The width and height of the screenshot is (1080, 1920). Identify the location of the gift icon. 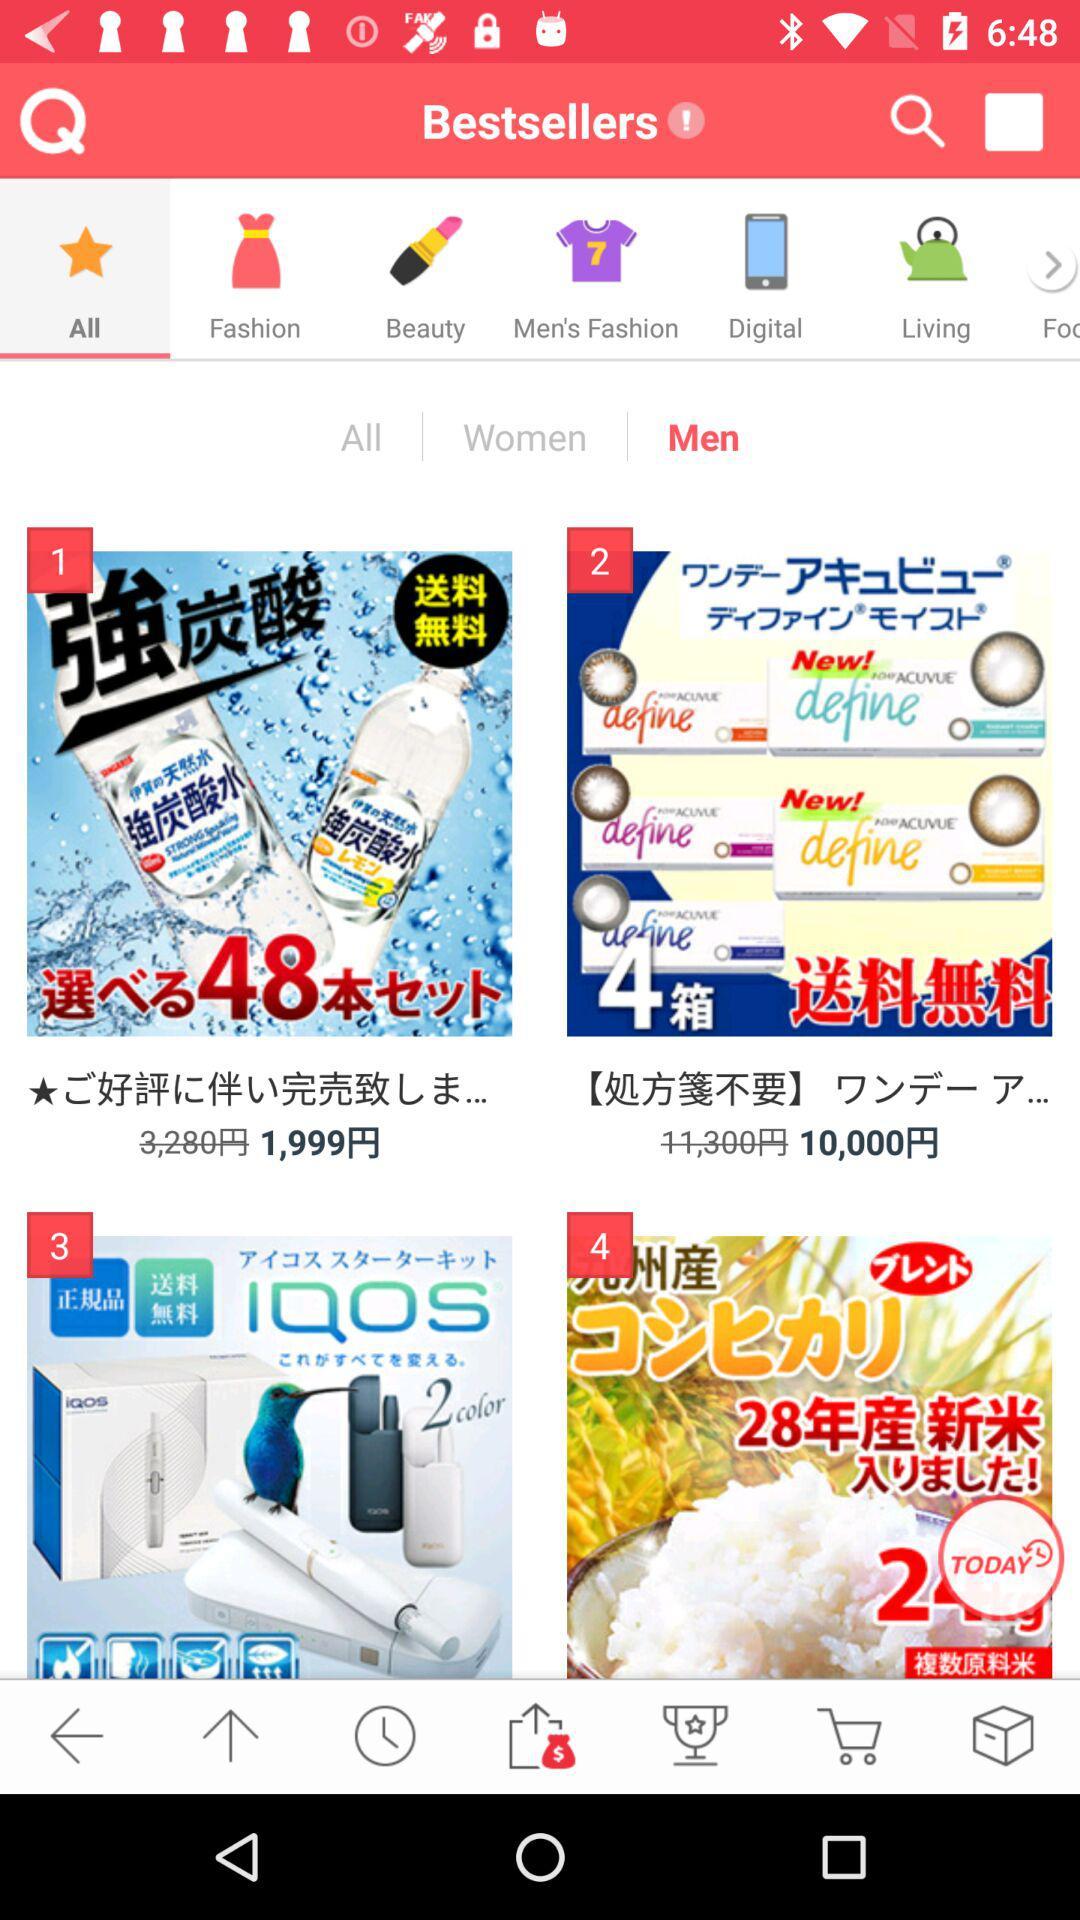
(594, 267).